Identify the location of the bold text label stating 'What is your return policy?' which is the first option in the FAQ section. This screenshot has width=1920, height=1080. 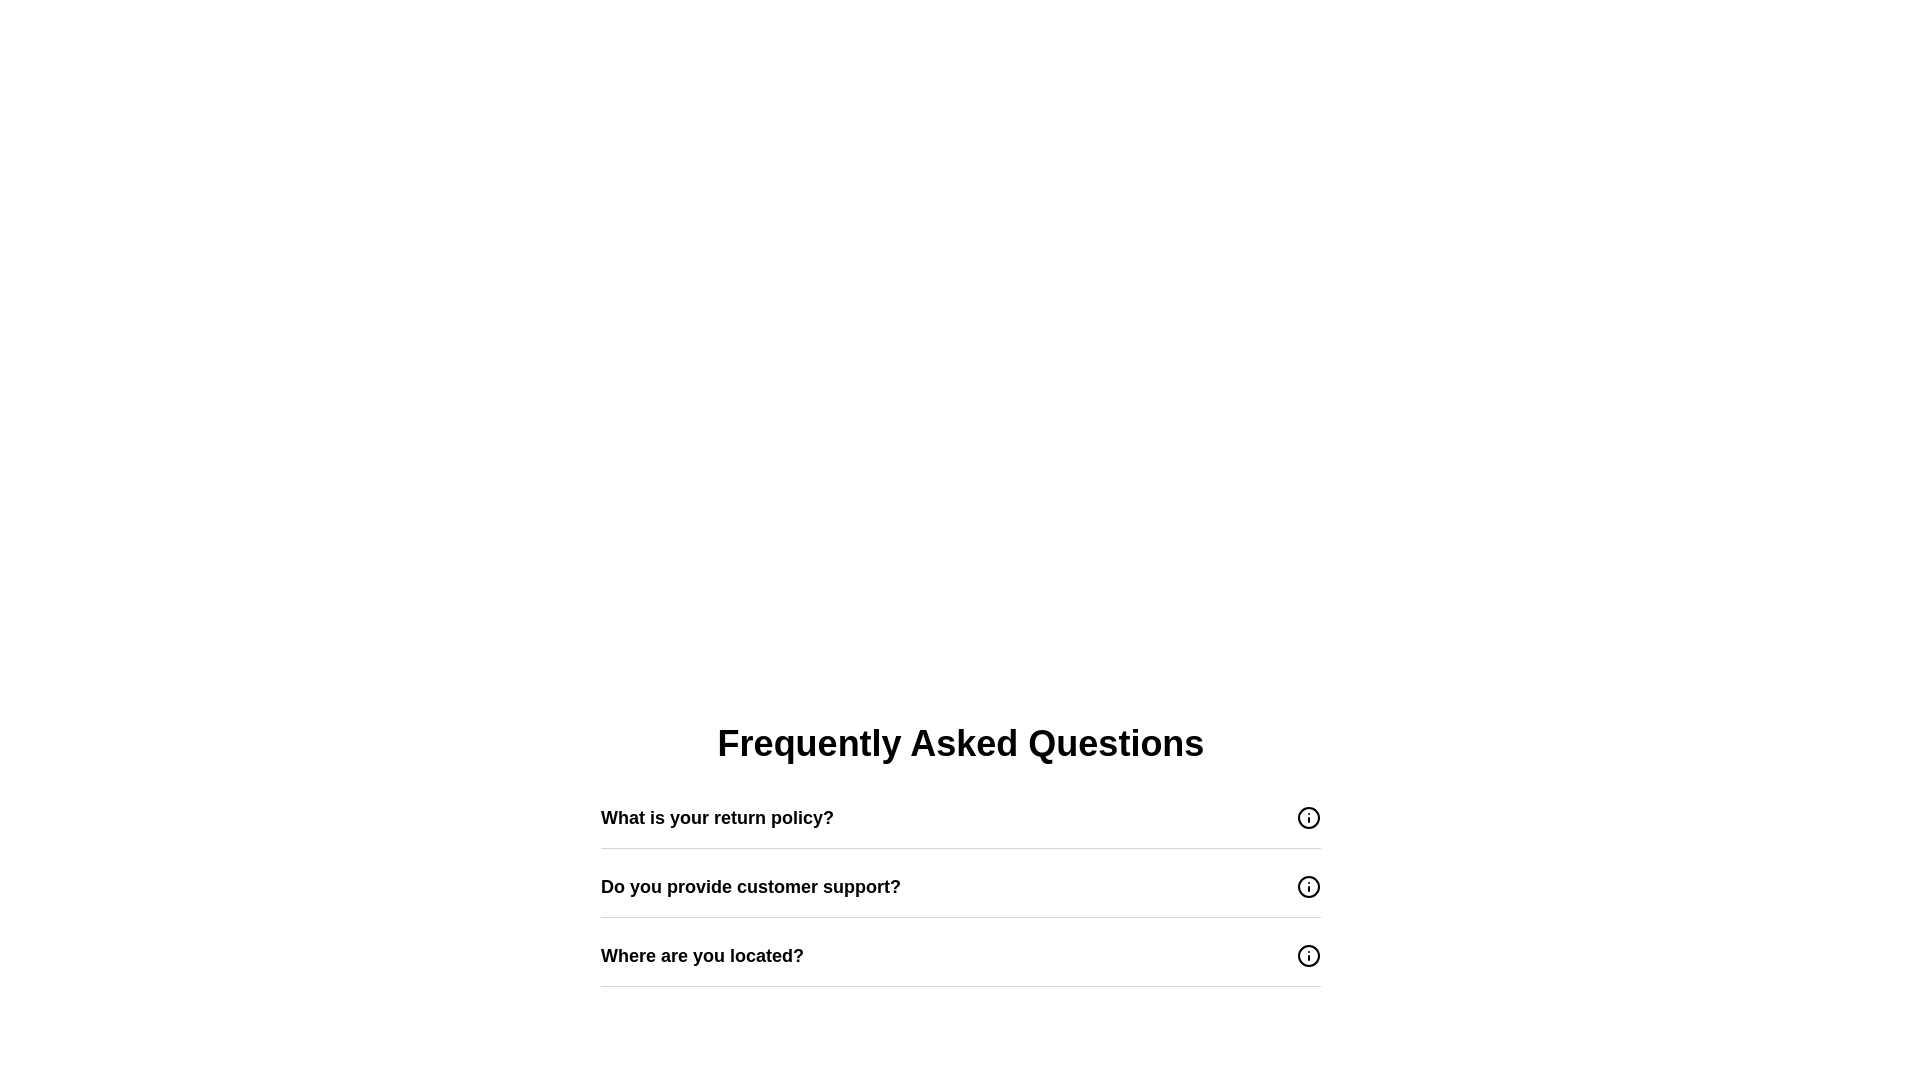
(717, 817).